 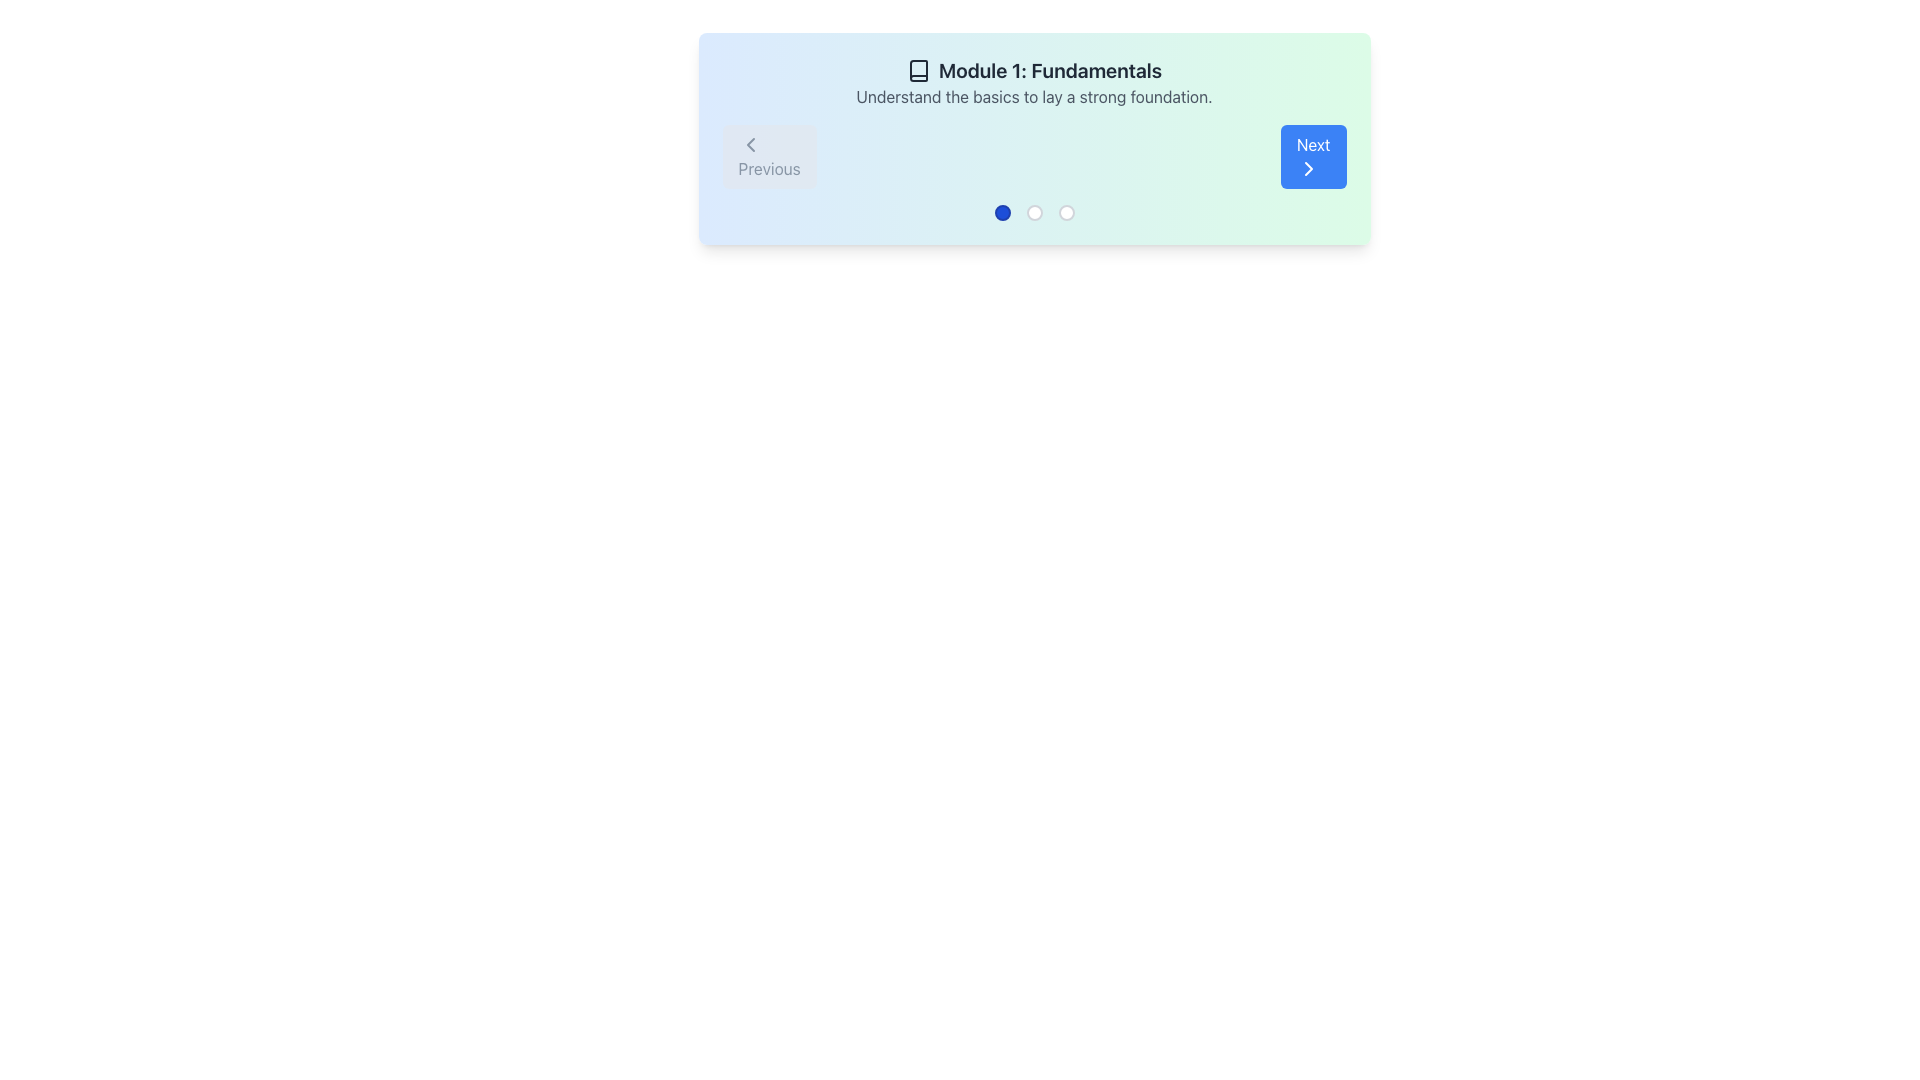 I want to click on the 'Previous' button, which is represented by an icon indicating backward navigation, located towards the left side of the interface, so click(x=749, y=144).